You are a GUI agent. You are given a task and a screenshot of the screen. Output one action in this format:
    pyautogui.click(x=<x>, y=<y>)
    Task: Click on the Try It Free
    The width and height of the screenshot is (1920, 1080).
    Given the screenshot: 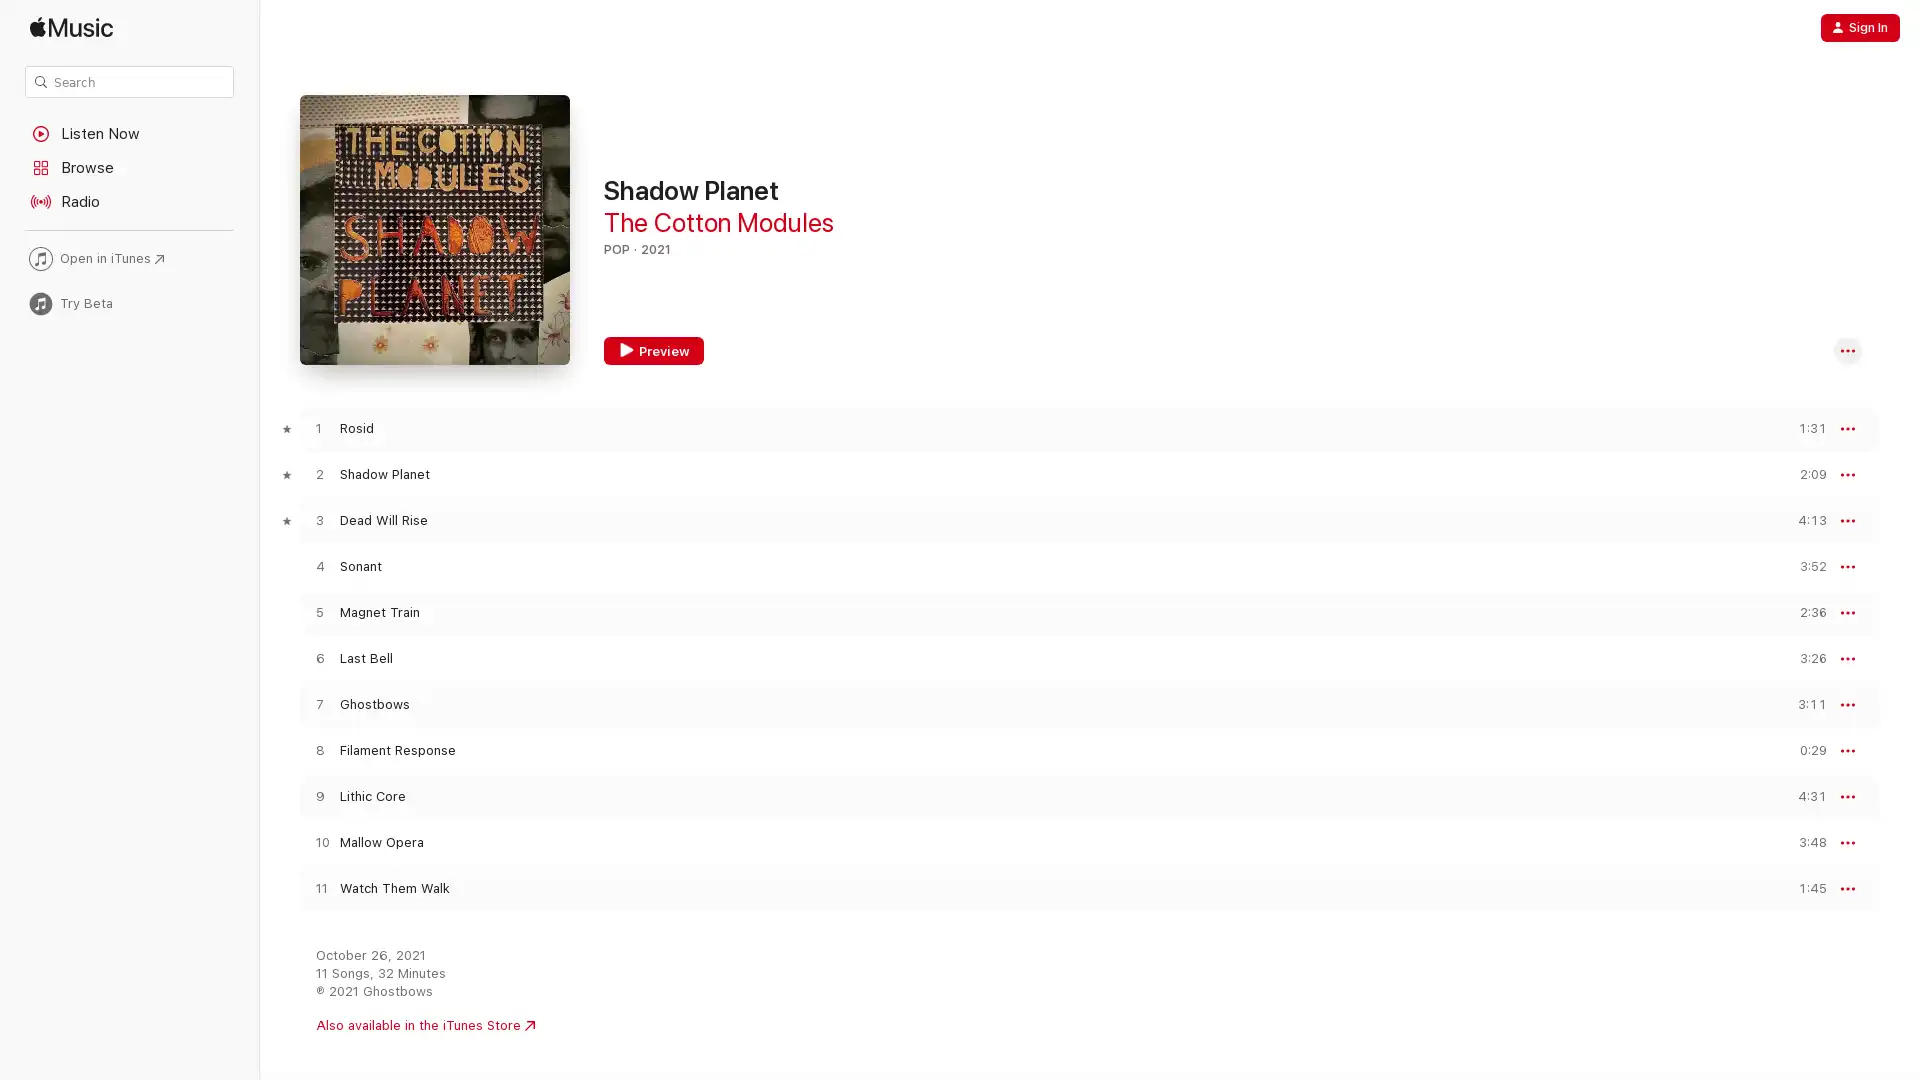 What is the action you would take?
    pyautogui.click(x=1827, y=1041)
    